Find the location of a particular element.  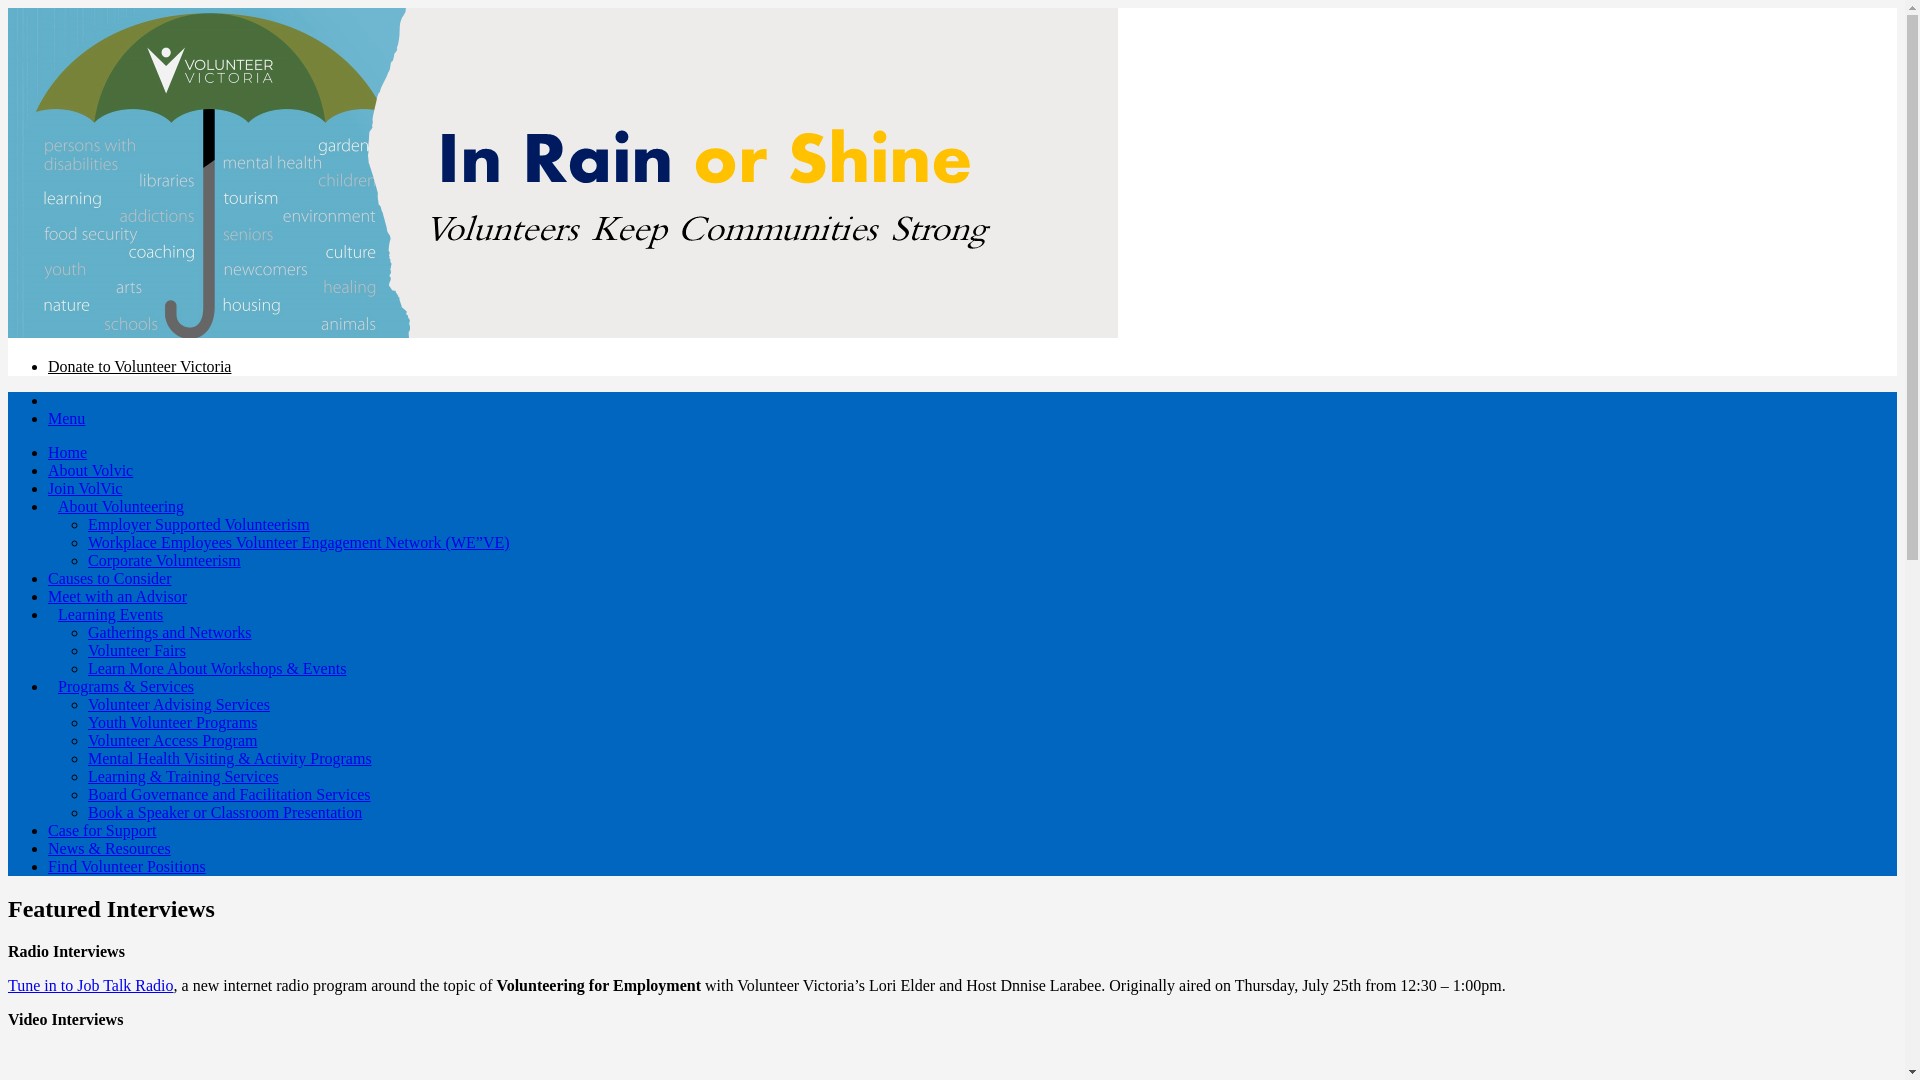

'Join VolVic' is located at coordinates (84, 488).